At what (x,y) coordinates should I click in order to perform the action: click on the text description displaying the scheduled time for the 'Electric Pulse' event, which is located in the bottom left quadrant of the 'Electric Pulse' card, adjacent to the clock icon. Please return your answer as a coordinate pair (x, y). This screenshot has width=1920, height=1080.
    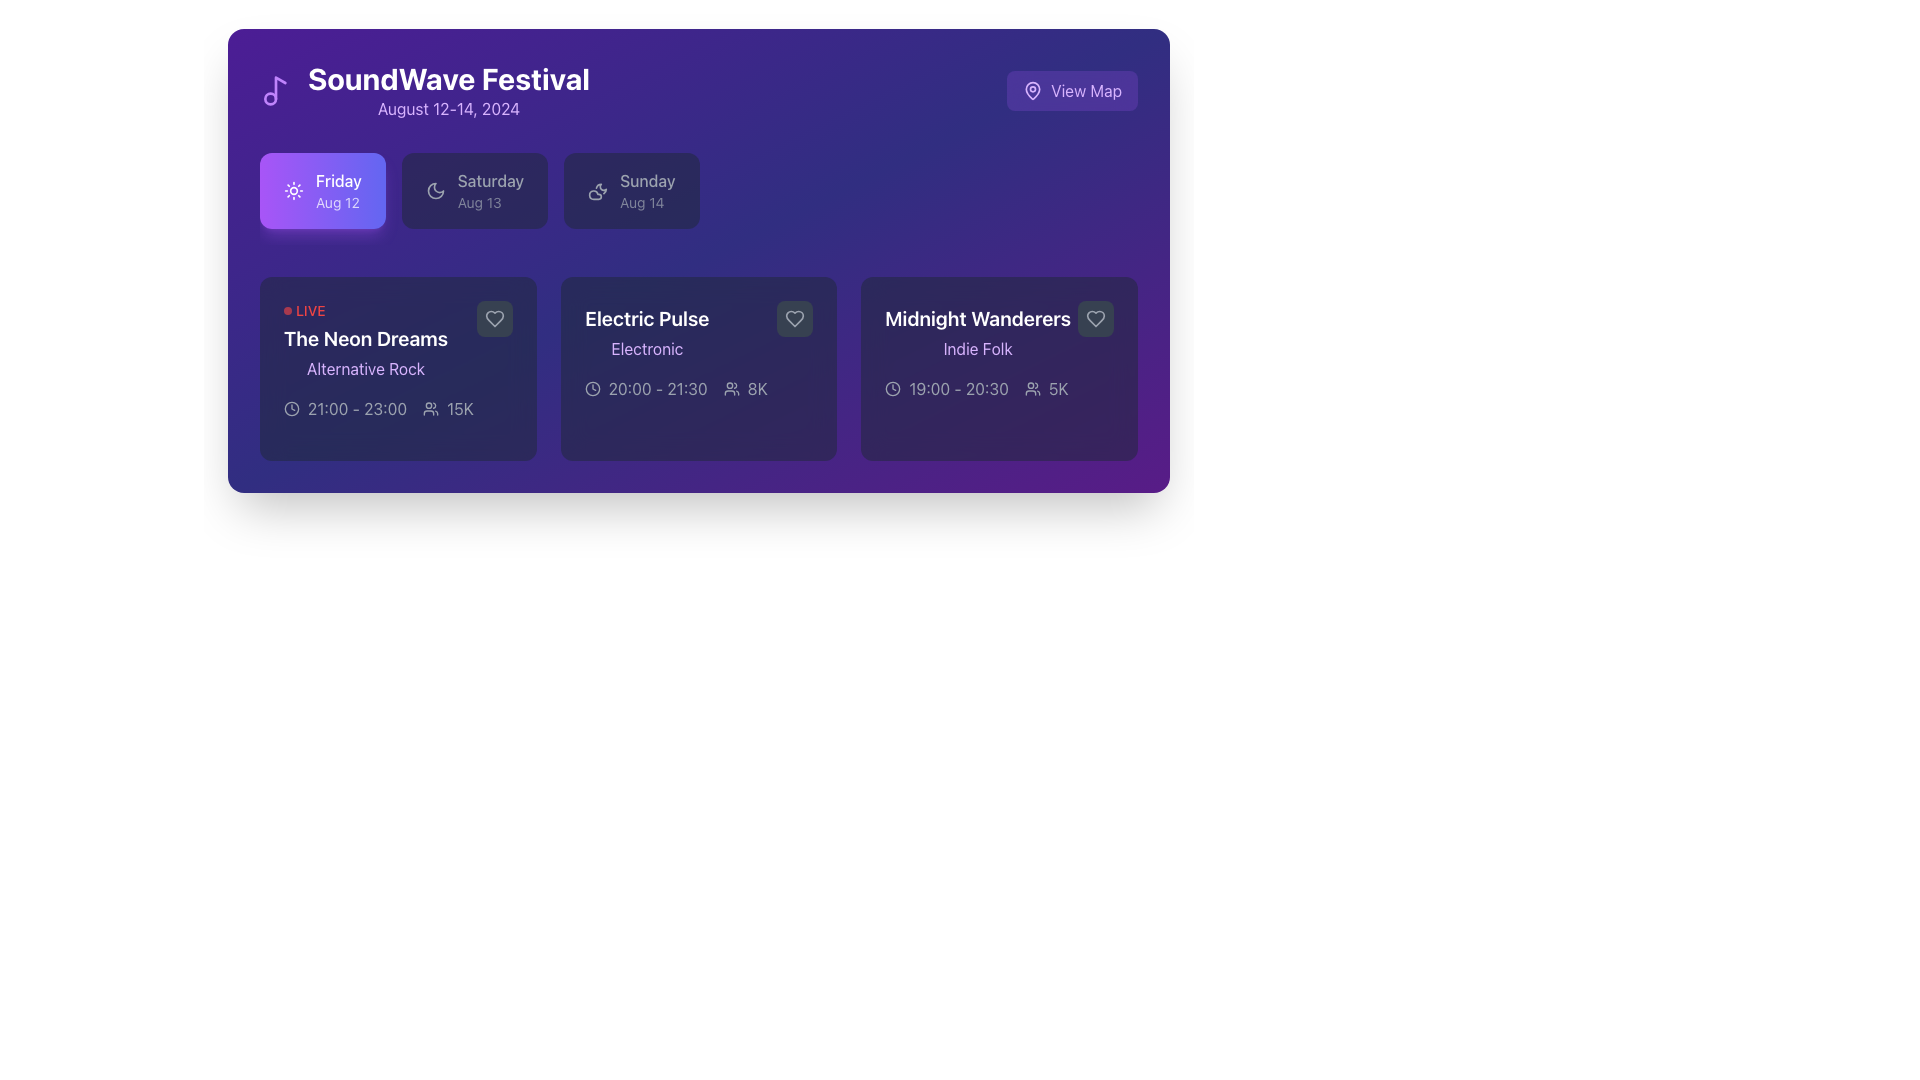
    Looking at the image, I should click on (646, 389).